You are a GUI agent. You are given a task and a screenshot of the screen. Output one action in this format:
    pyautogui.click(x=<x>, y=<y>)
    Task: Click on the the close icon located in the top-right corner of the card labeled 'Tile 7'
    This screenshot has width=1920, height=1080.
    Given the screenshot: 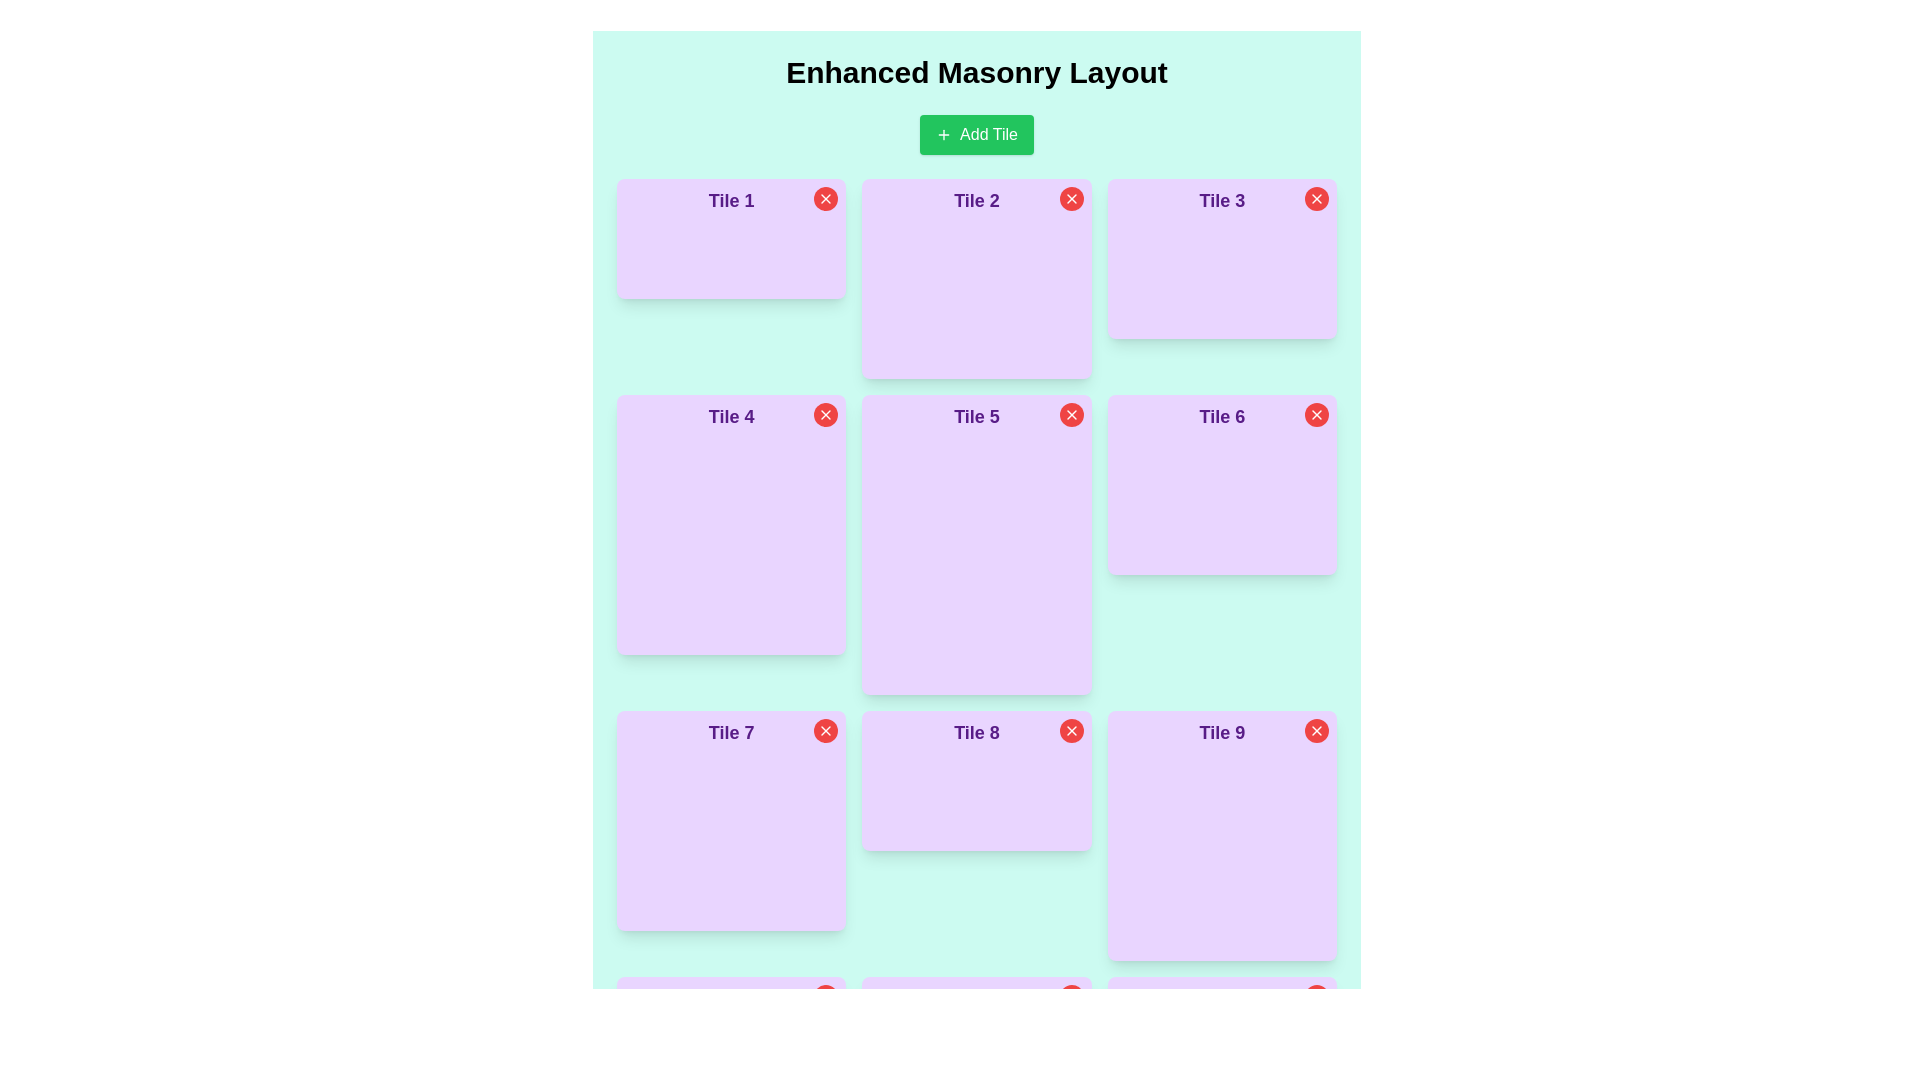 What is the action you would take?
    pyautogui.click(x=826, y=731)
    